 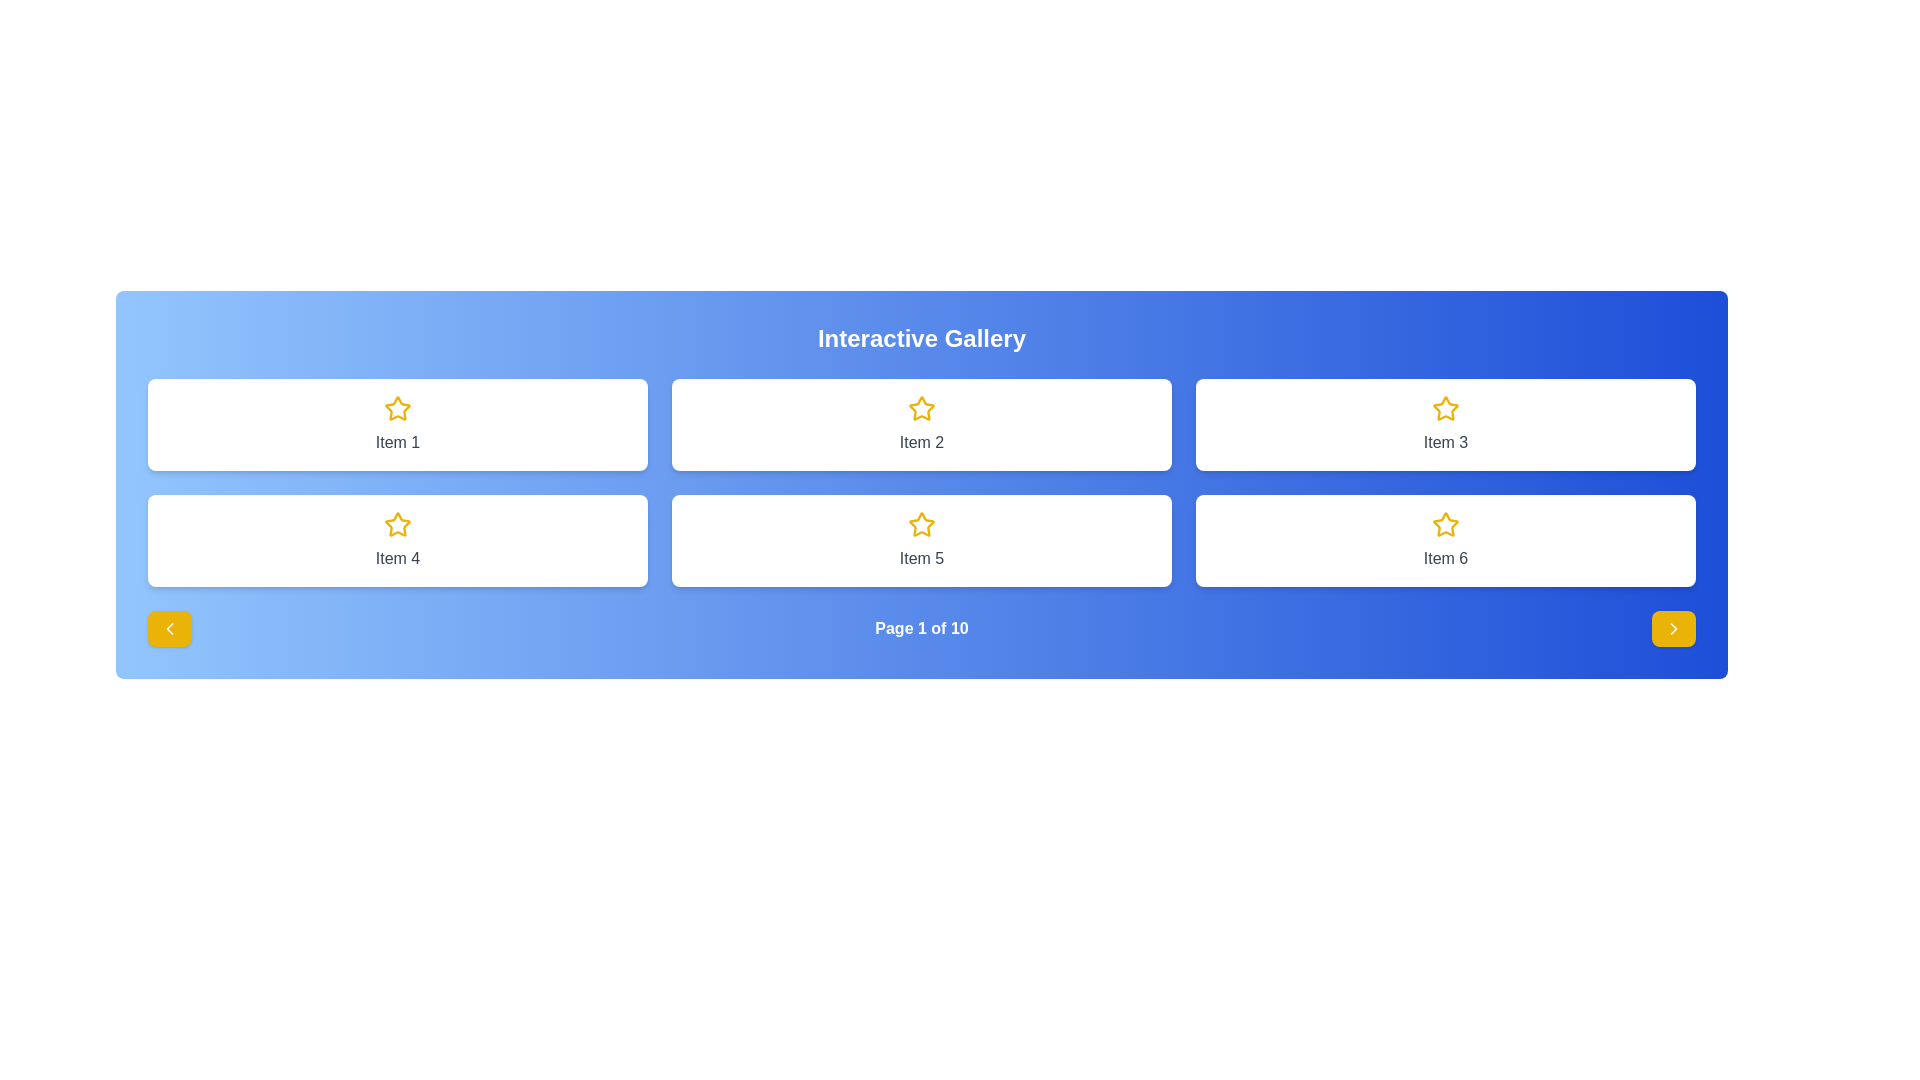 I want to click on the pagination indicator displaying 'Page 1' out of '10', so click(x=920, y=627).